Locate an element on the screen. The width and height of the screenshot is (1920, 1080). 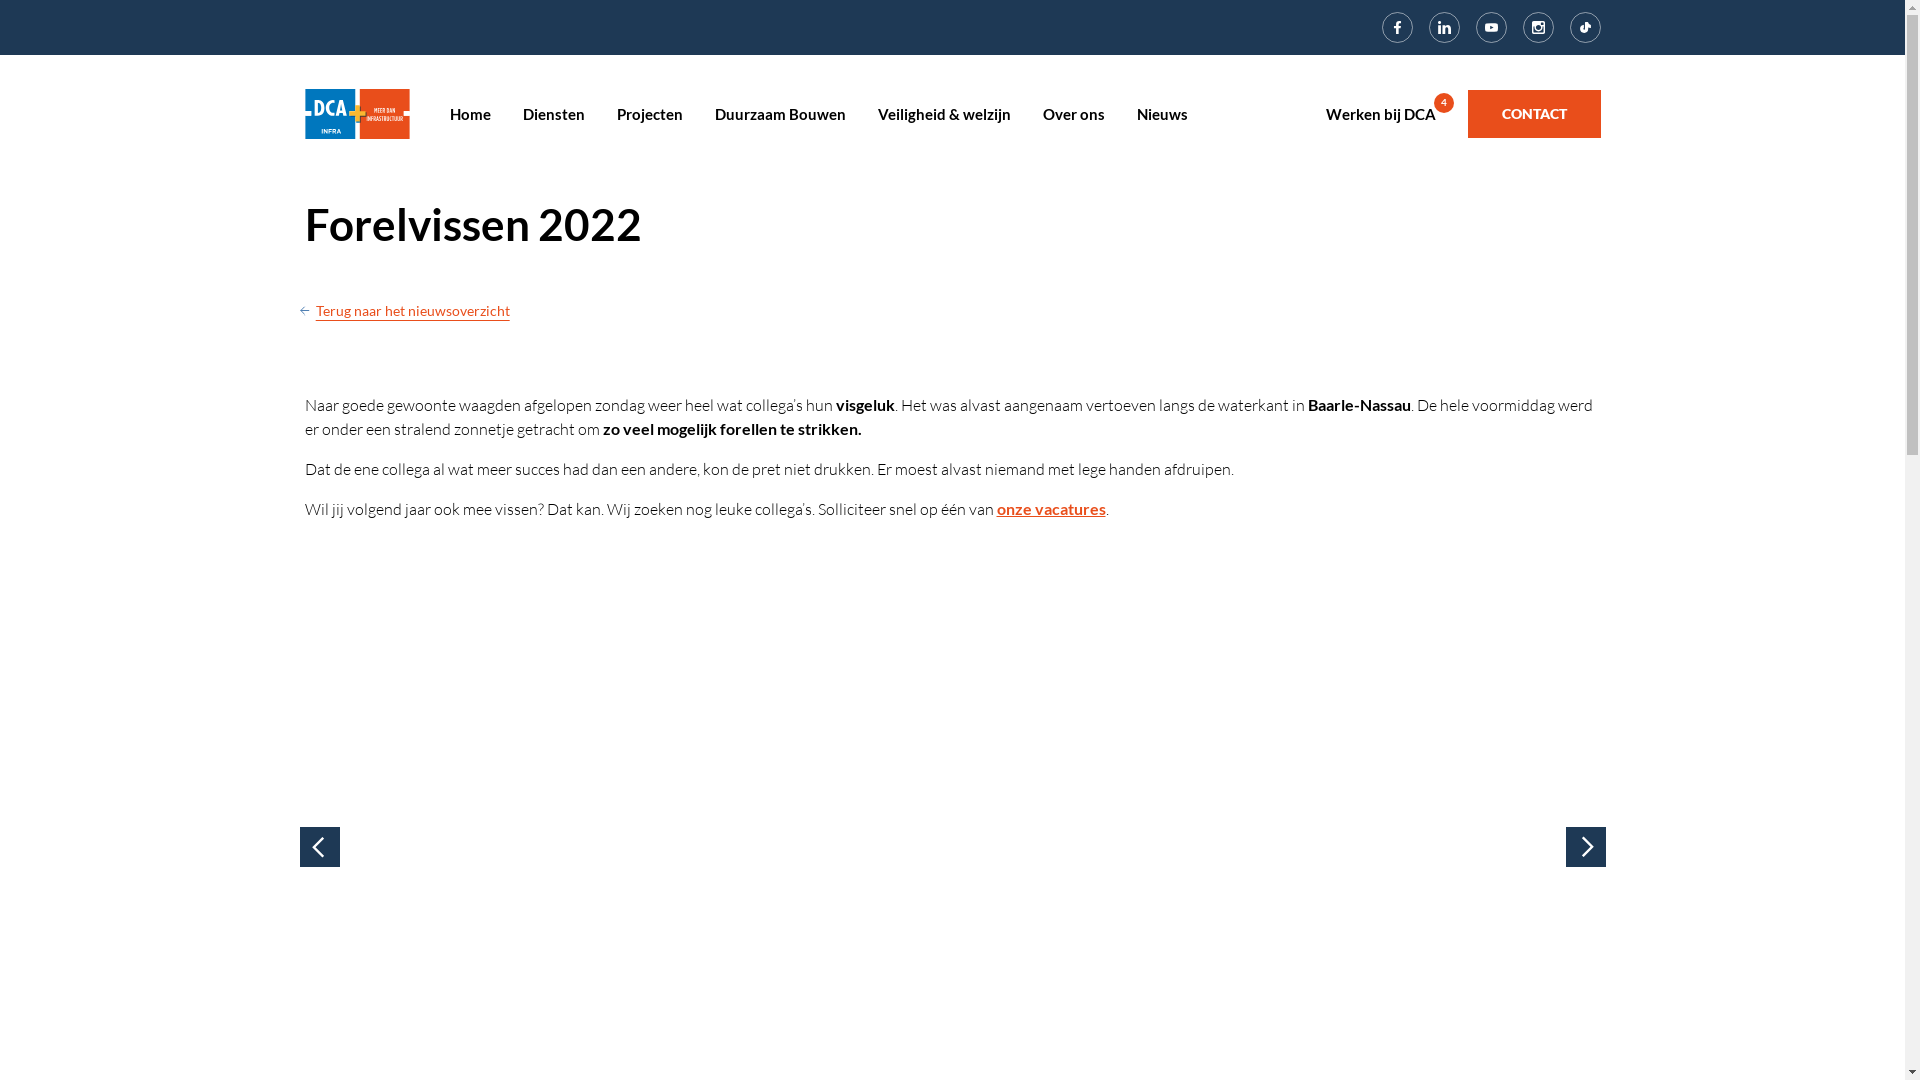
'Previous' is located at coordinates (320, 847).